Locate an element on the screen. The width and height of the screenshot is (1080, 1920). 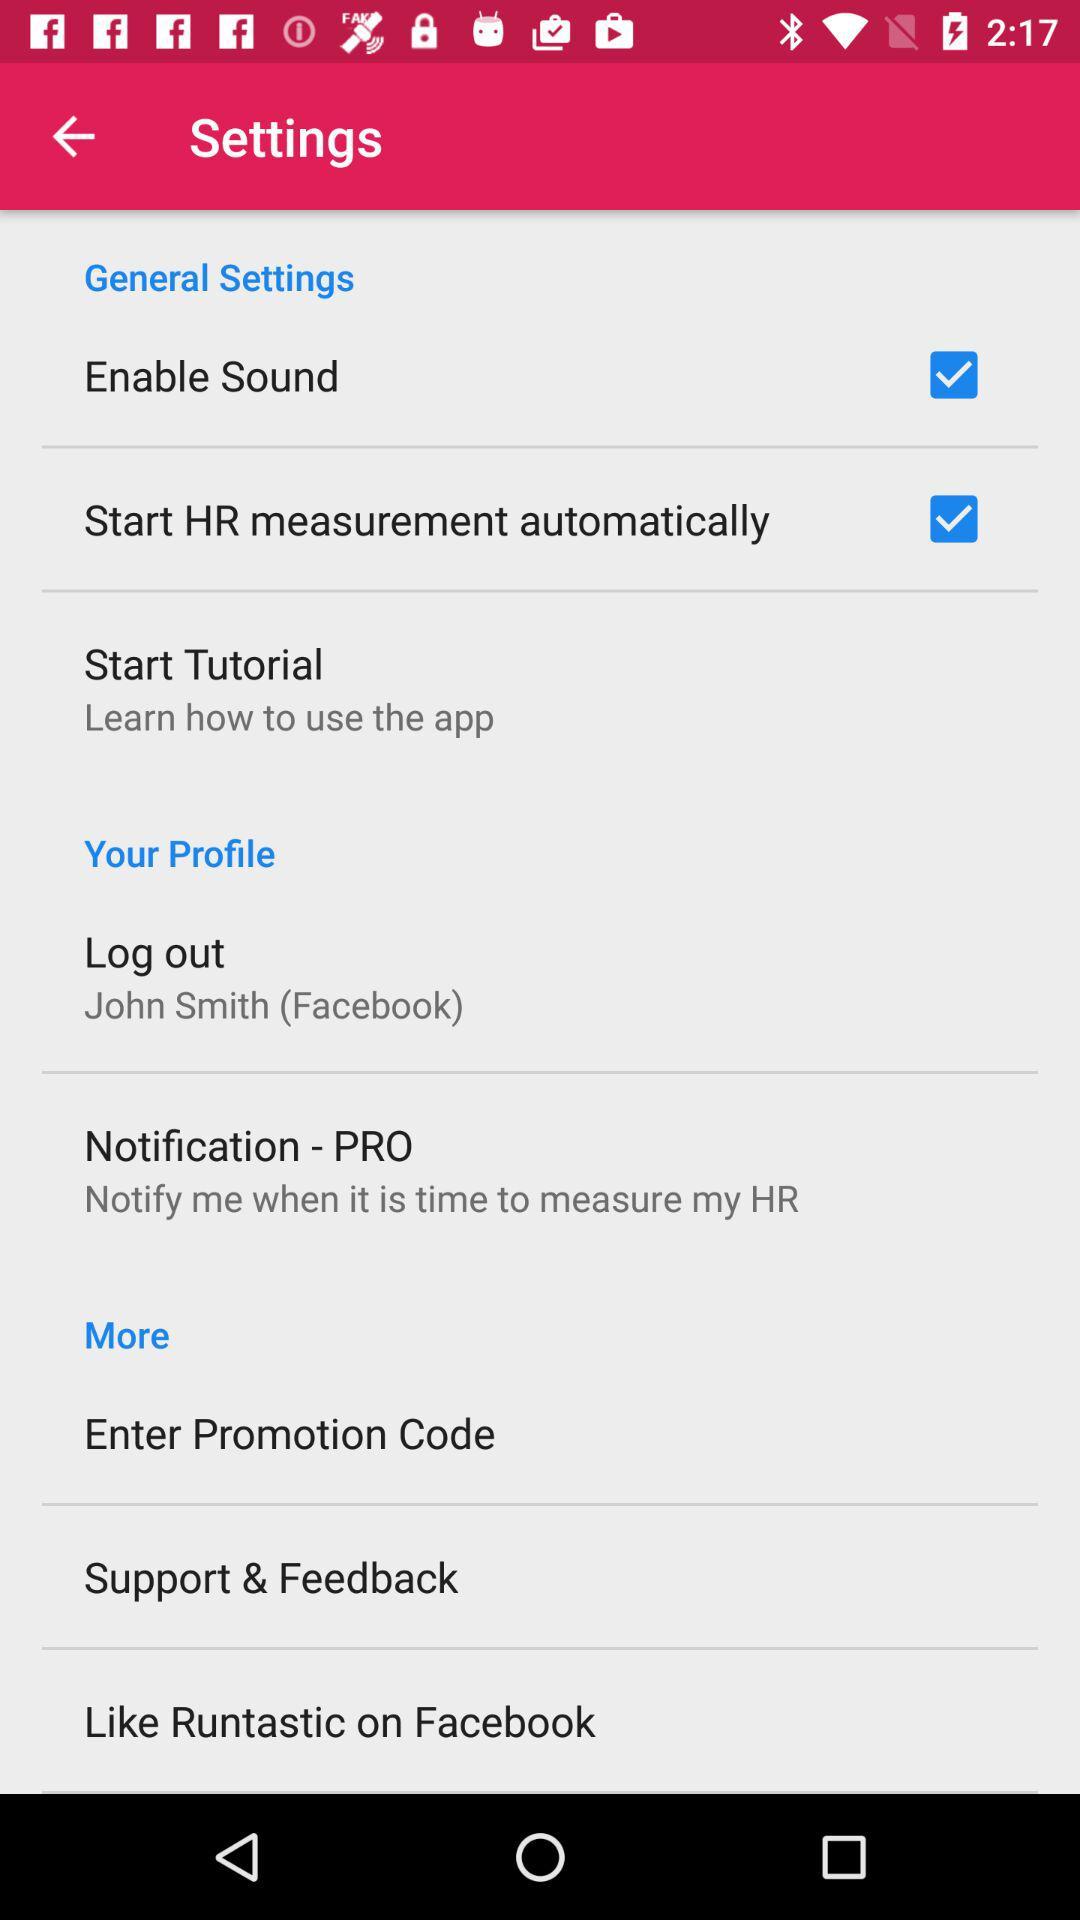
the option beside start hr measurement automatically is located at coordinates (952, 518).